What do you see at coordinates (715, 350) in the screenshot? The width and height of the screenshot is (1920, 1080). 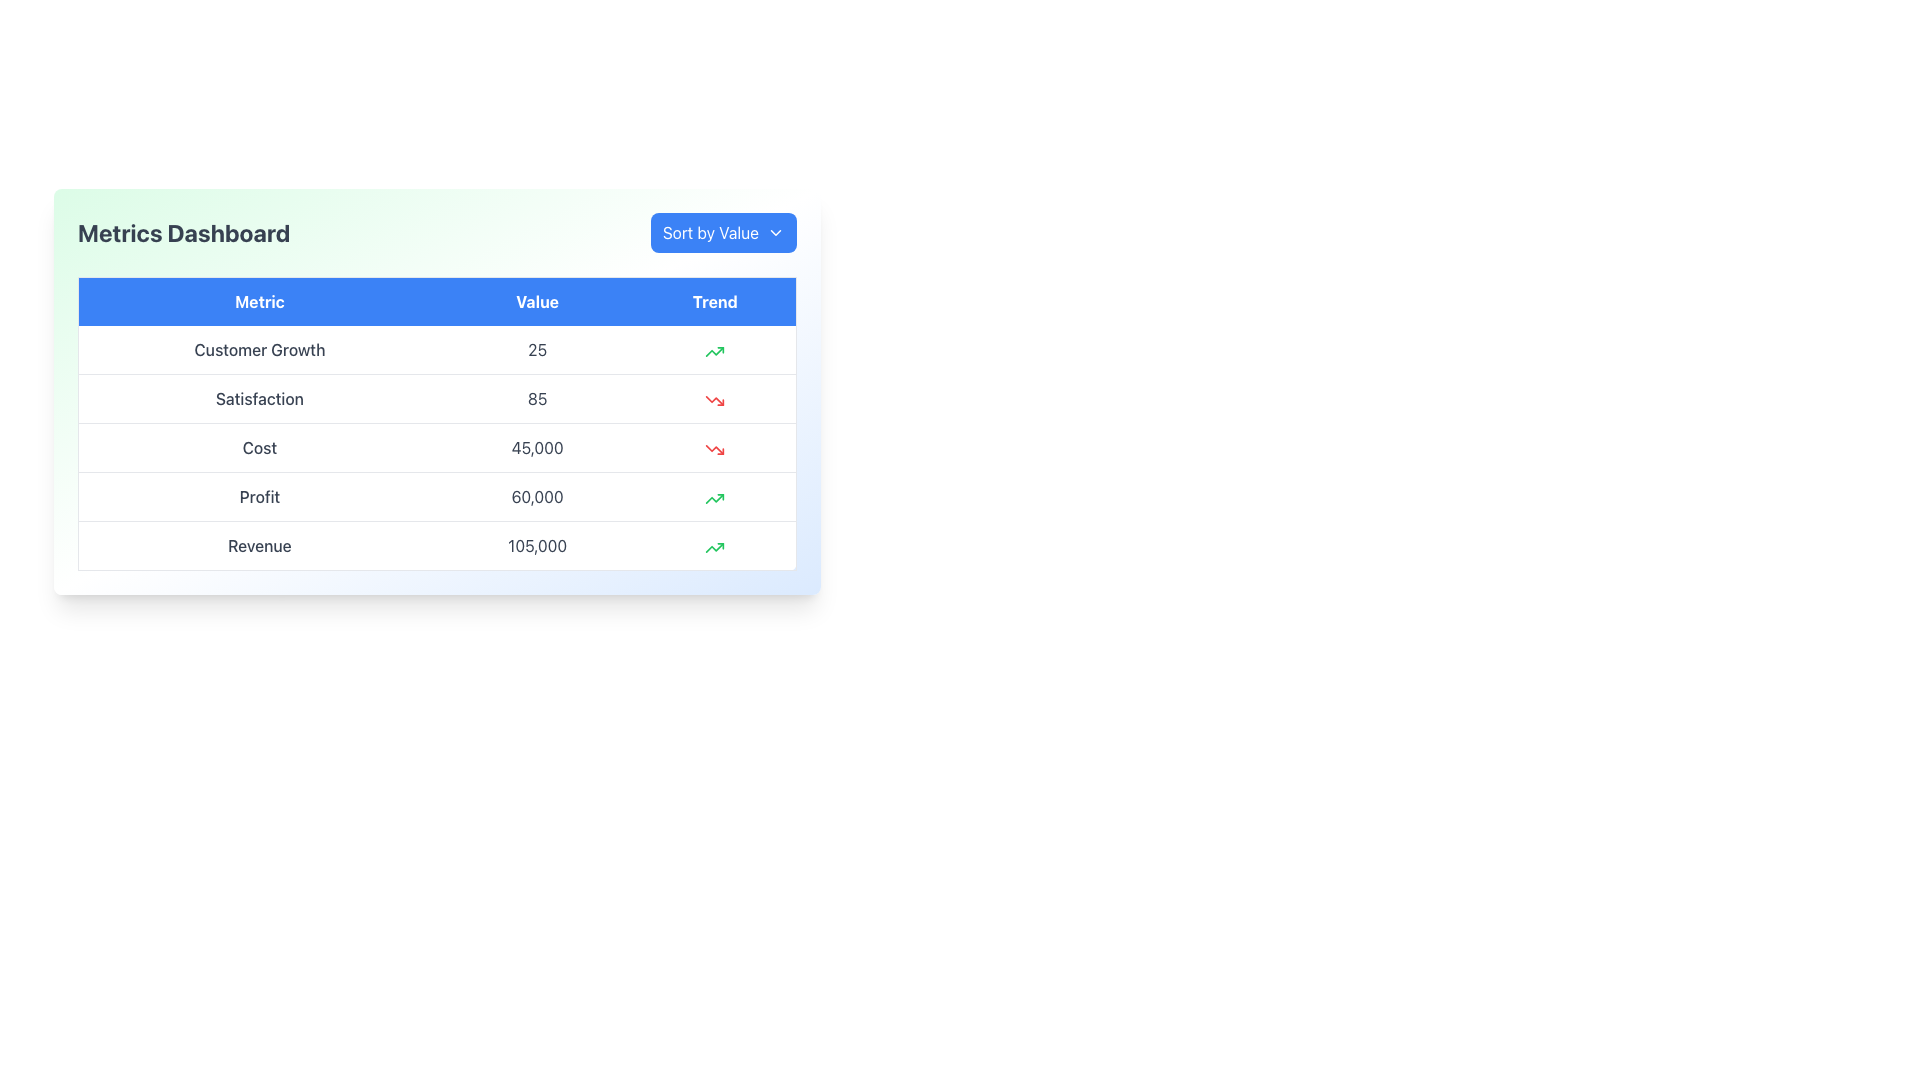 I see `the upward trending green arrow icon in the 'Trend' column for the 'Revenue' row, which signifies a positive trend` at bounding box center [715, 350].